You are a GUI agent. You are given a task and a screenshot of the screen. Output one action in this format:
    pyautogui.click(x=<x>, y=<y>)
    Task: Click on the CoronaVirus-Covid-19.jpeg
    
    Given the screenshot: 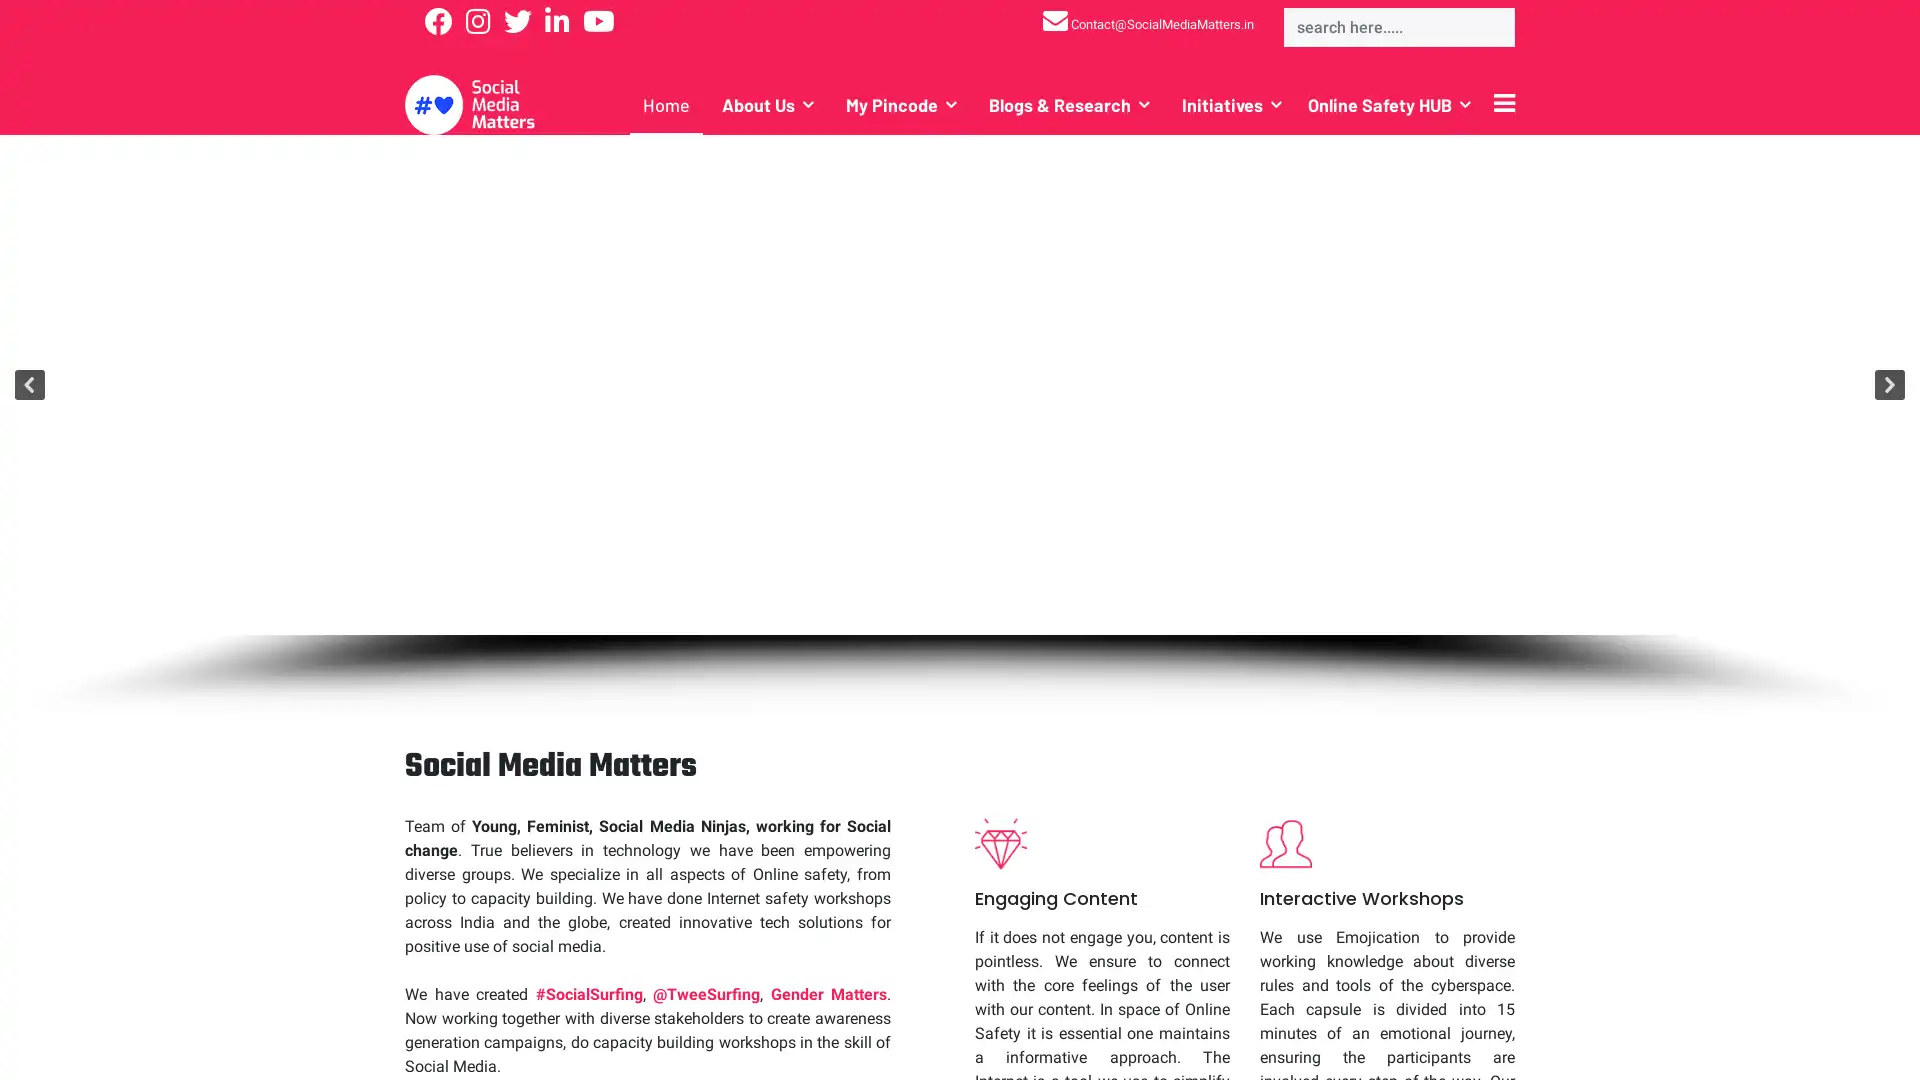 What is the action you would take?
    pyautogui.click(x=825, y=615)
    